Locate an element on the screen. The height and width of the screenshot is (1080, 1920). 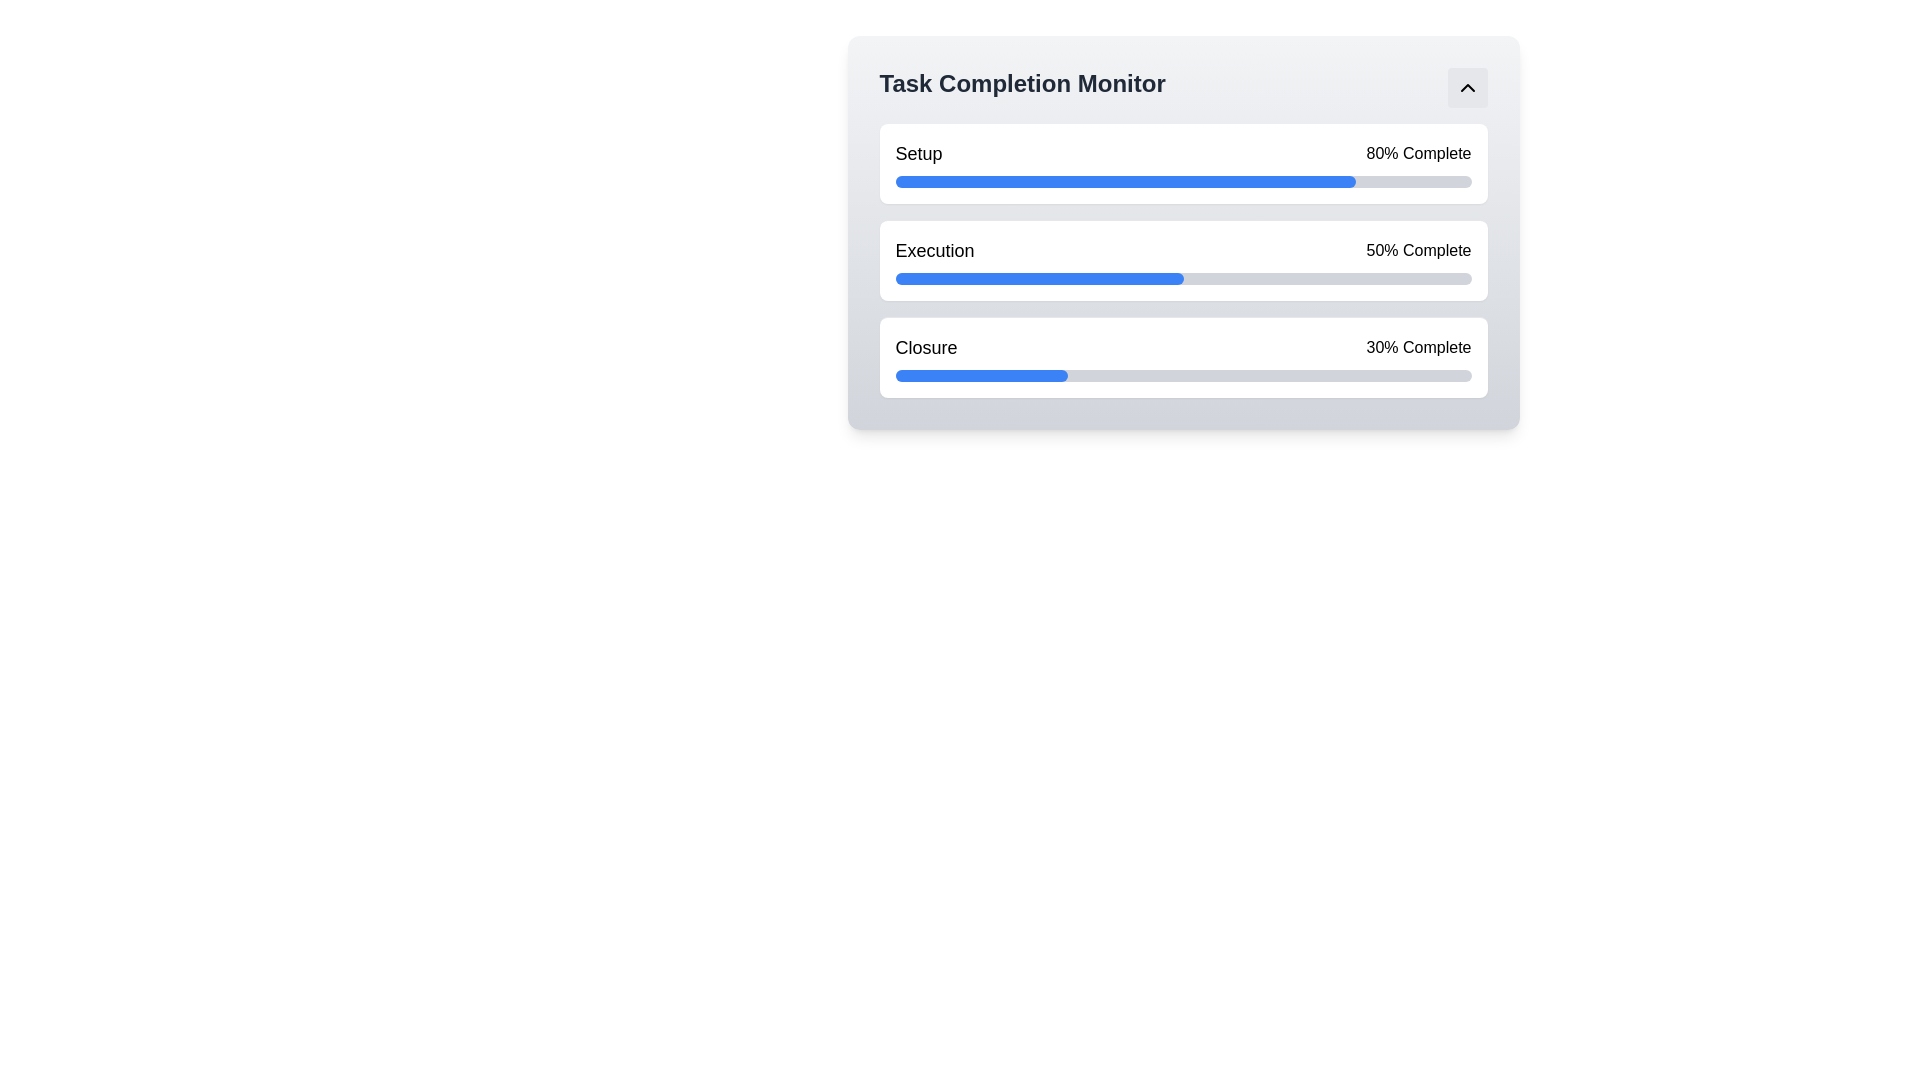
the 'Execution' text label, which indicates a phase in a progress tracking system, positioned between 'Setup' and 'Closure' labels is located at coordinates (934, 249).